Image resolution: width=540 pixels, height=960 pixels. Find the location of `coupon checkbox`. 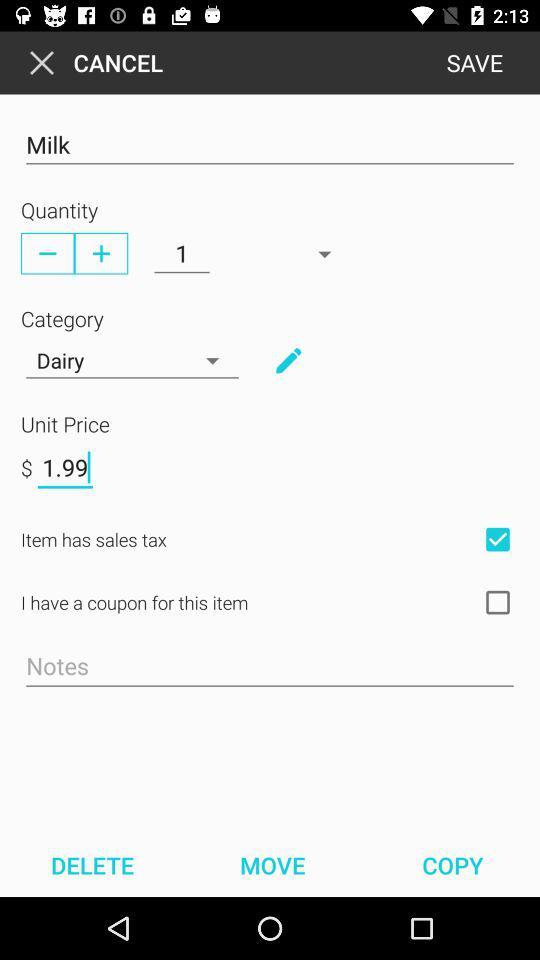

coupon checkbox is located at coordinates (496, 601).